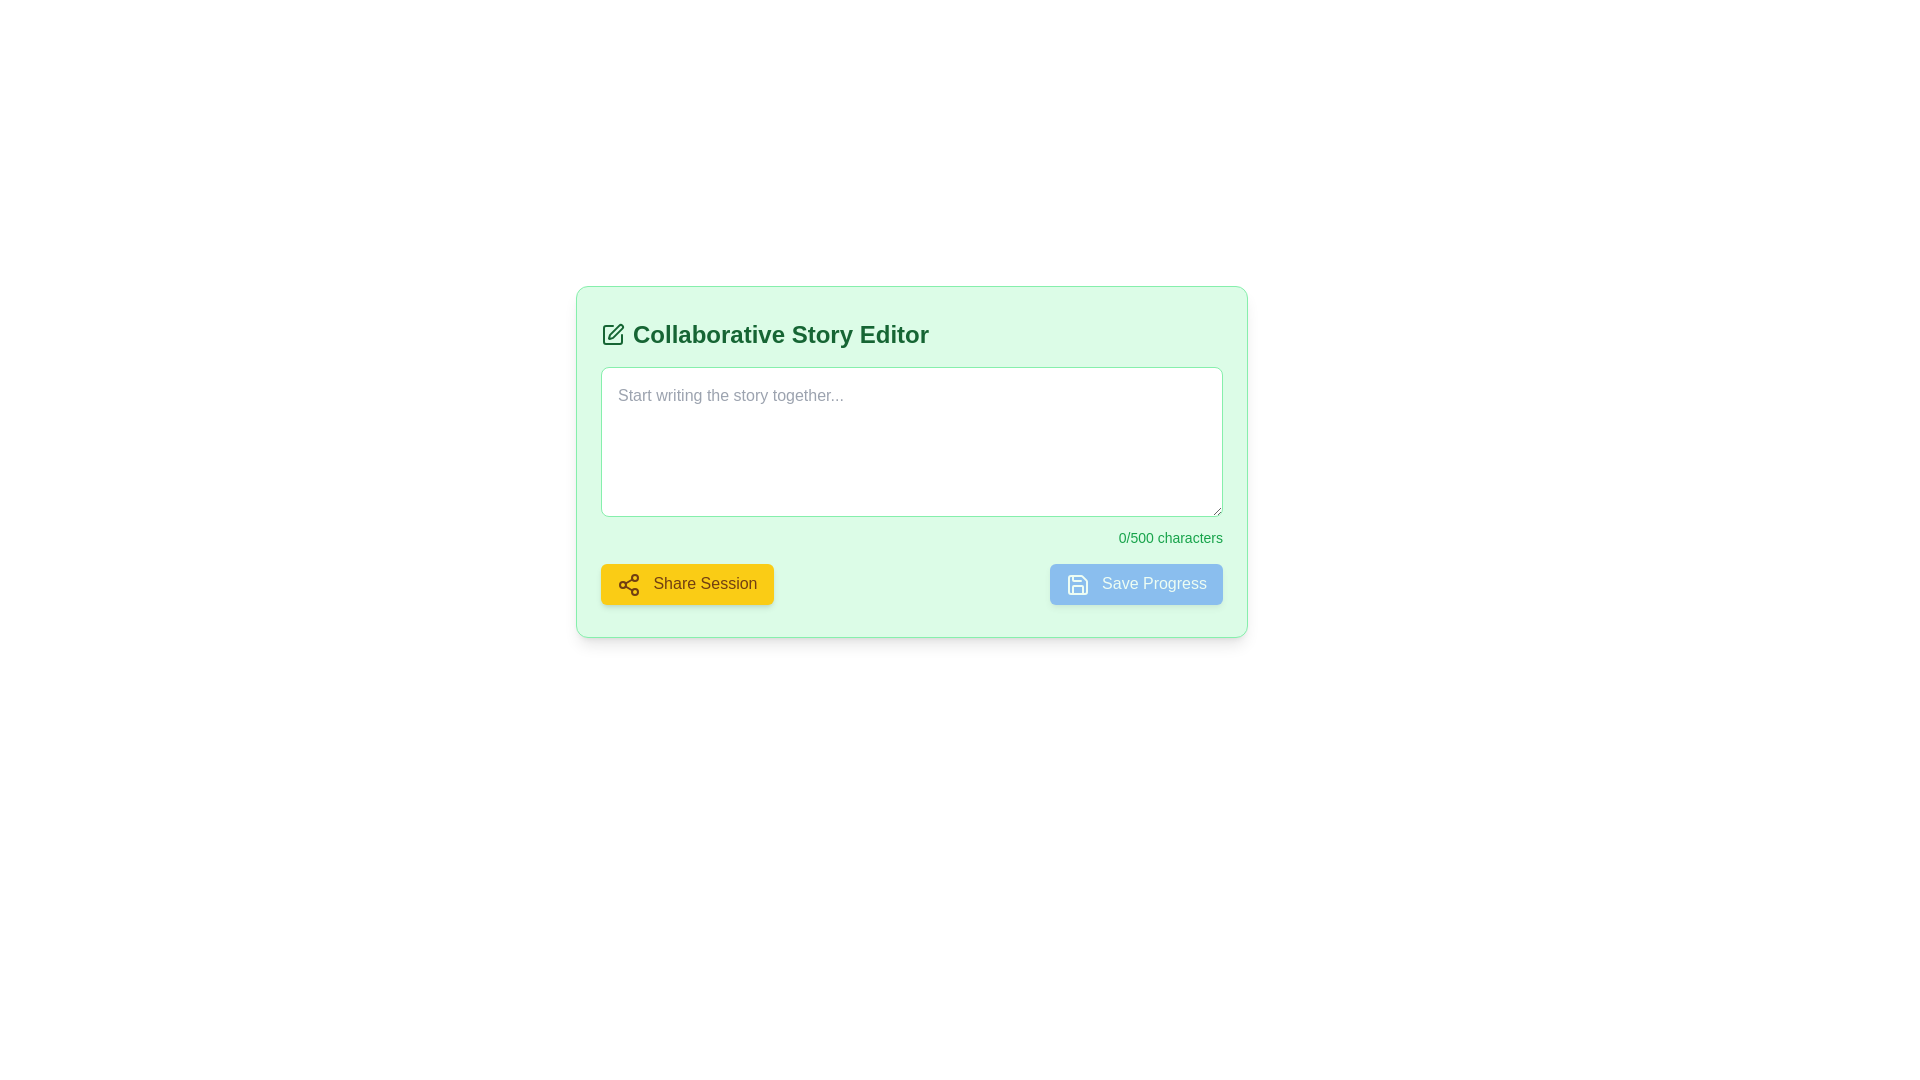 Image resolution: width=1920 pixels, height=1080 pixels. I want to click on the 'Share Session' button, so click(687, 584).